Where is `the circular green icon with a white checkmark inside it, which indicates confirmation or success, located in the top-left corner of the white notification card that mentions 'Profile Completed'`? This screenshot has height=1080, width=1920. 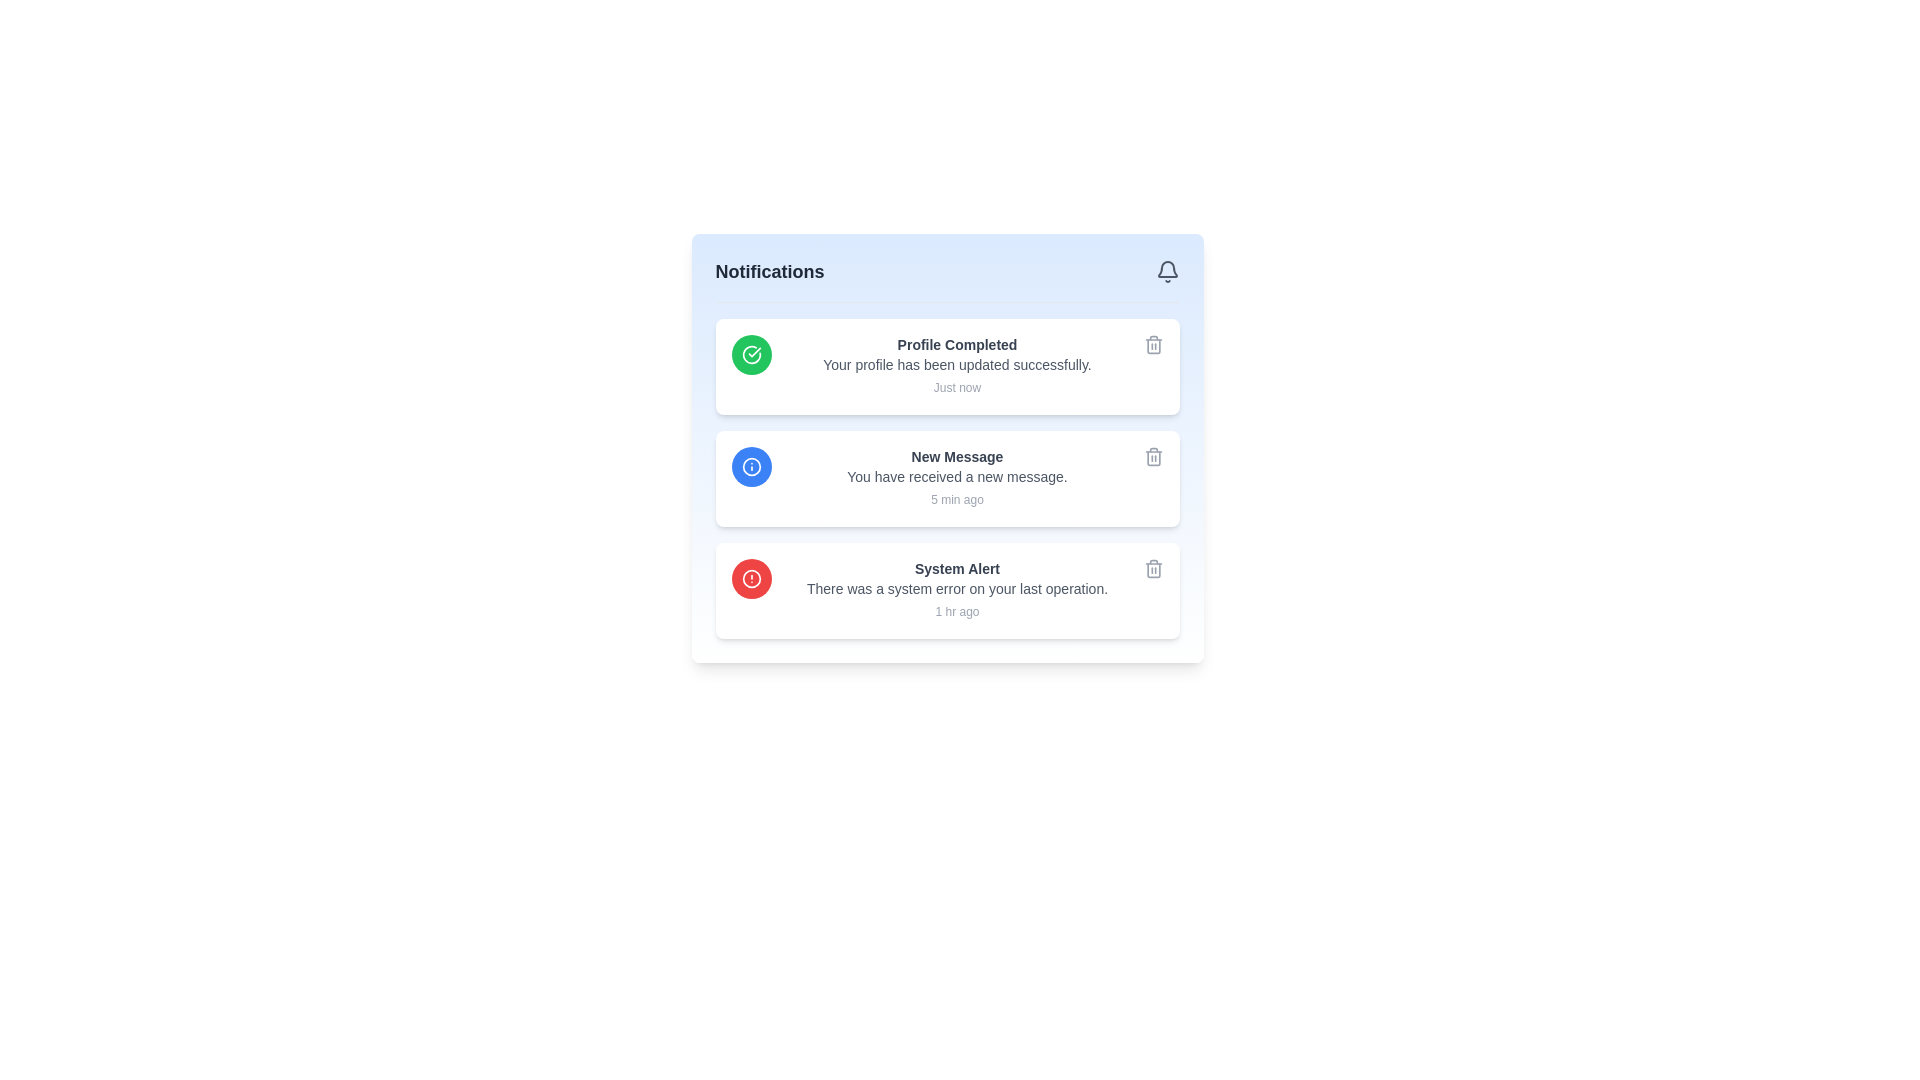
the circular green icon with a white checkmark inside it, which indicates confirmation or success, located in the top-left corner of the white notification card that mentions 'Profile Completed' is located at coordinates (750, 353).